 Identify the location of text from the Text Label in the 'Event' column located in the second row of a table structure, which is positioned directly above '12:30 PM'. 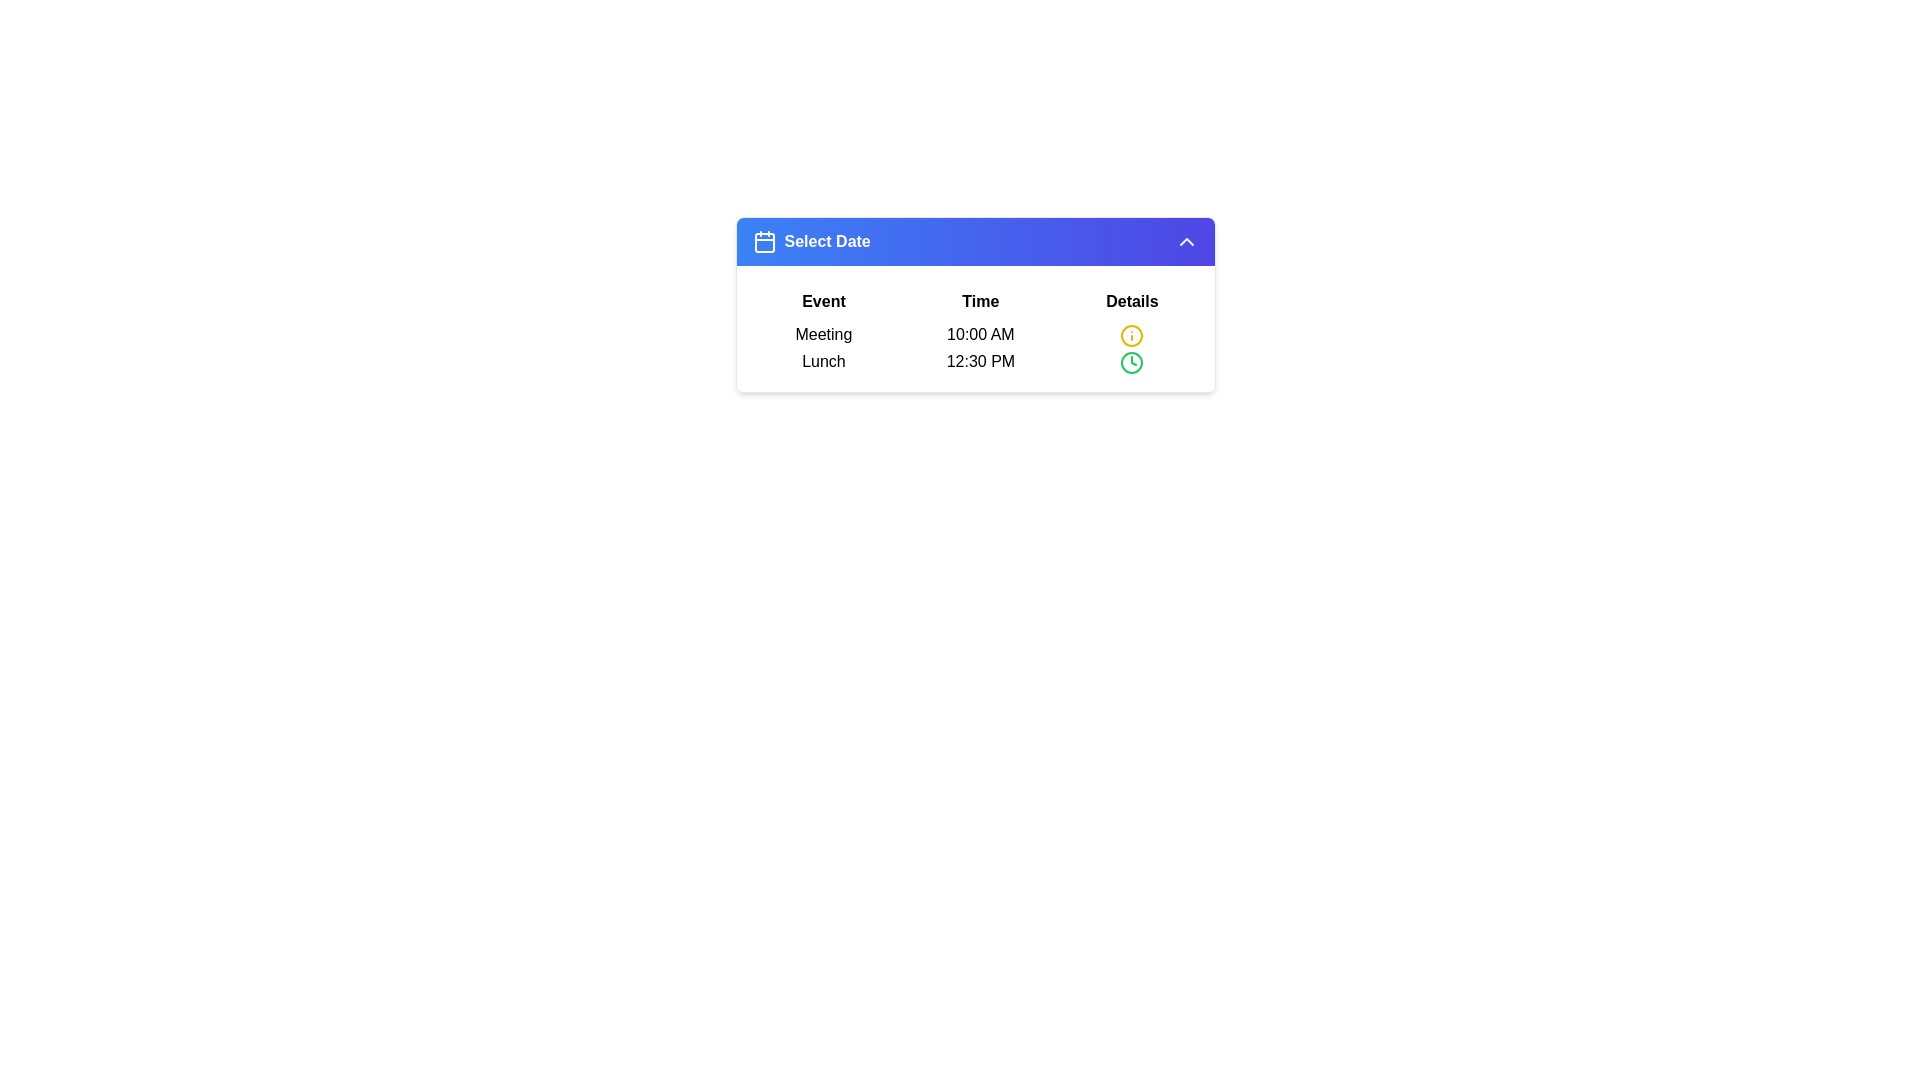
(823, 362).